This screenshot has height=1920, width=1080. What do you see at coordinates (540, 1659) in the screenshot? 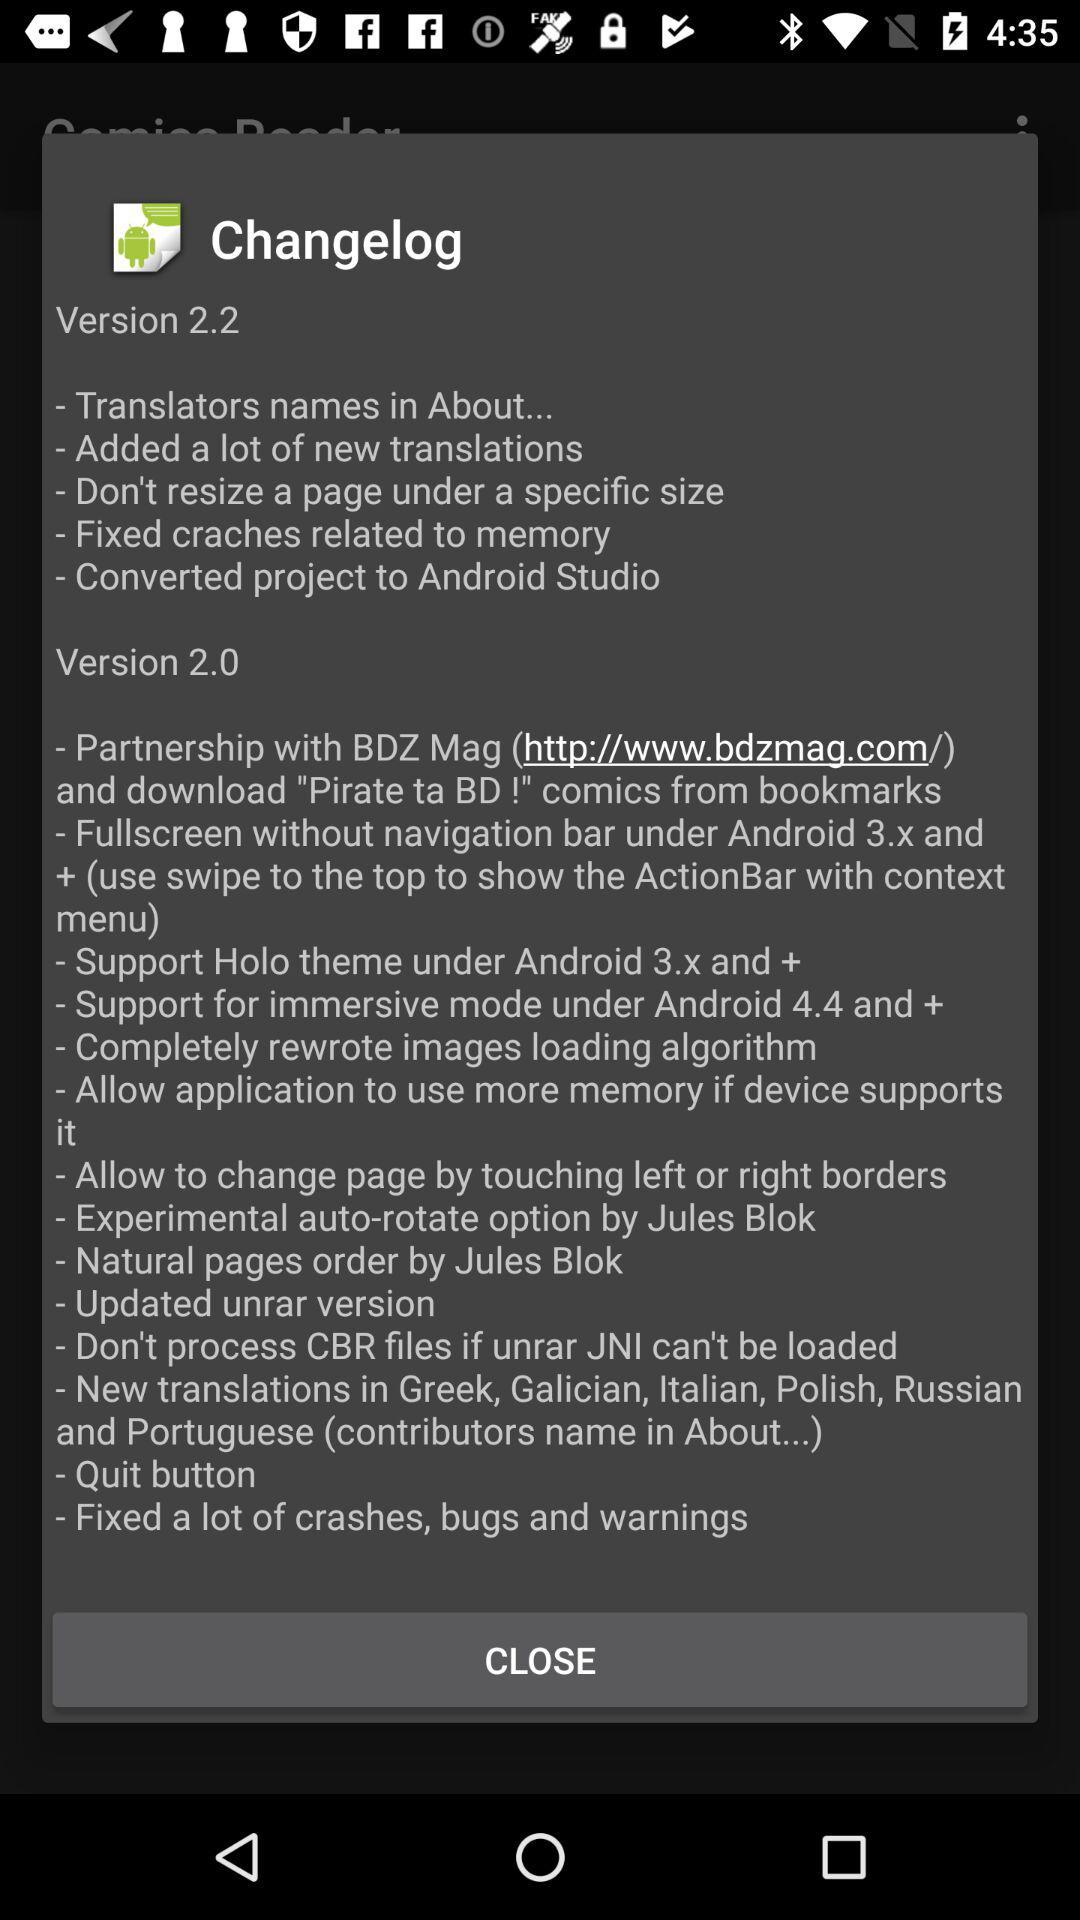
I see `the button at the bottom` at bounding box center [540, 1659].